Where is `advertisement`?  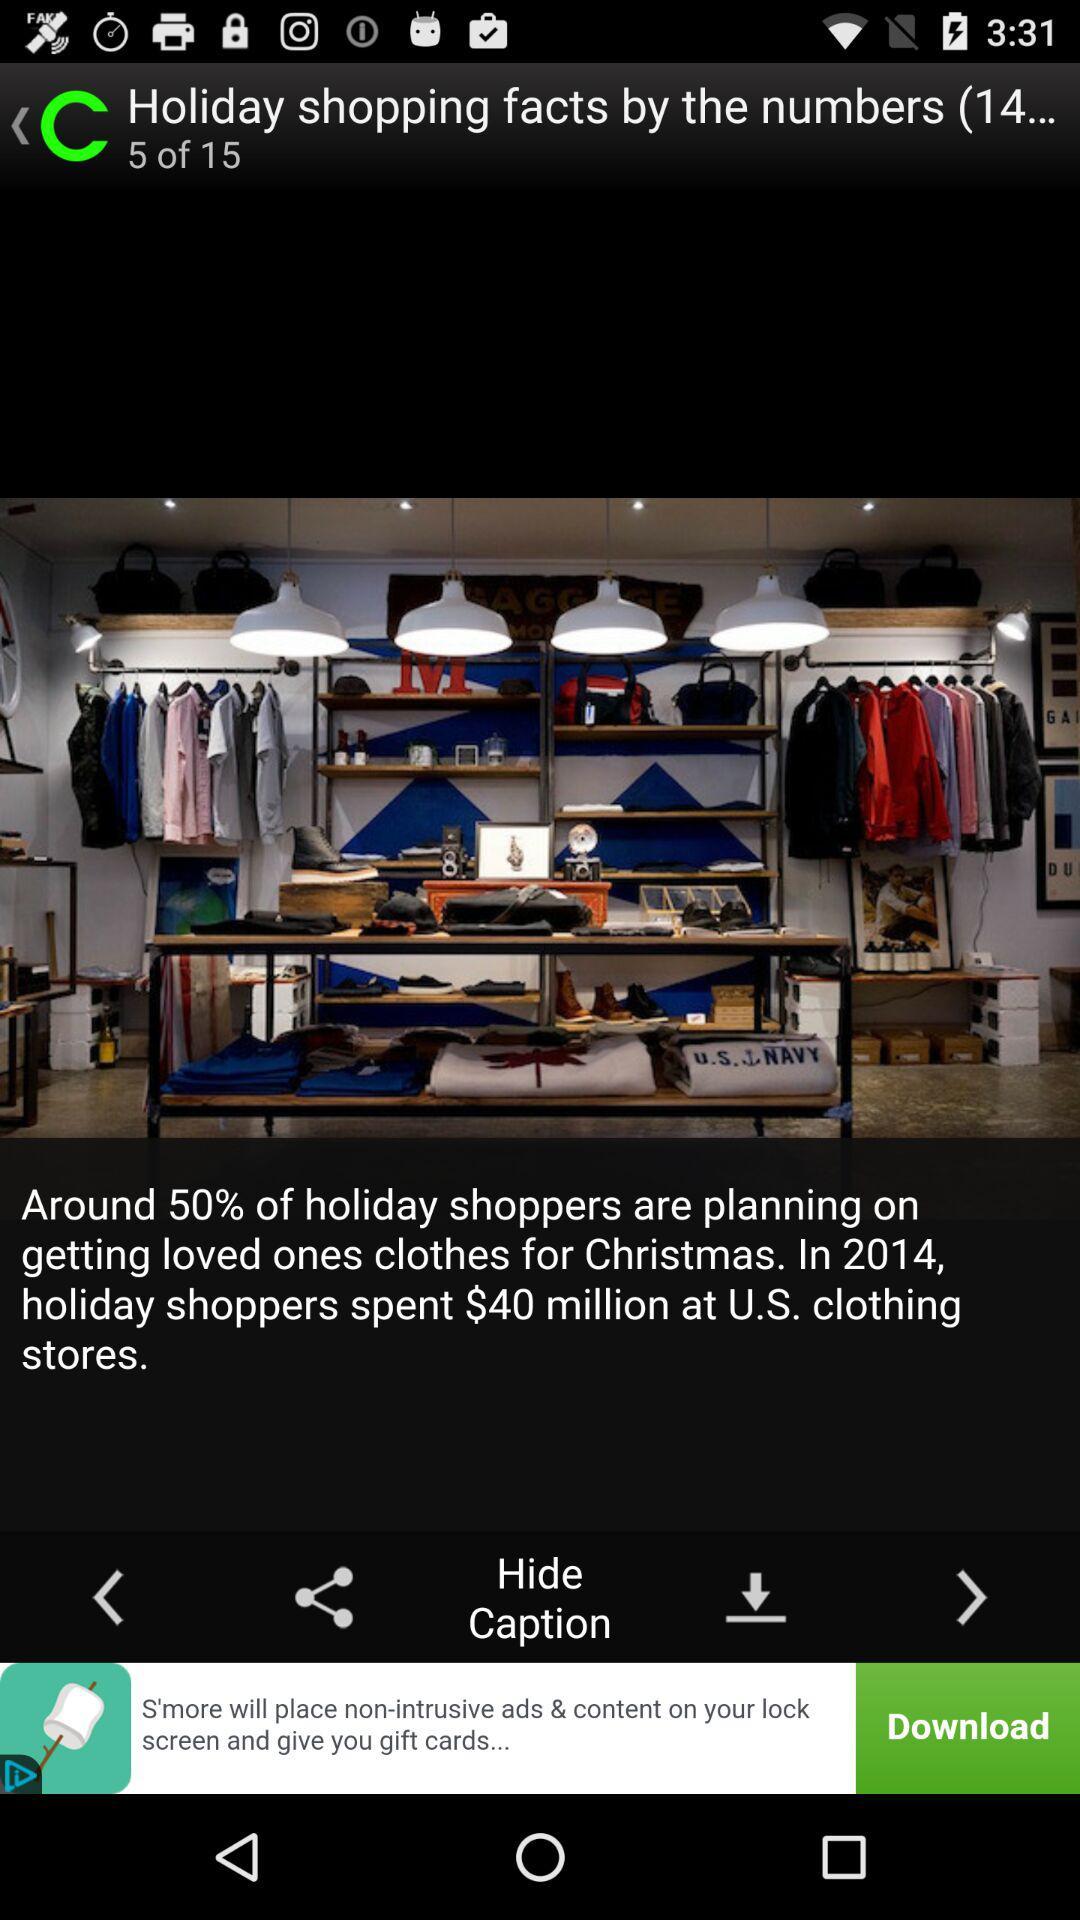 advertisement is located at coordinates (540, 1727).